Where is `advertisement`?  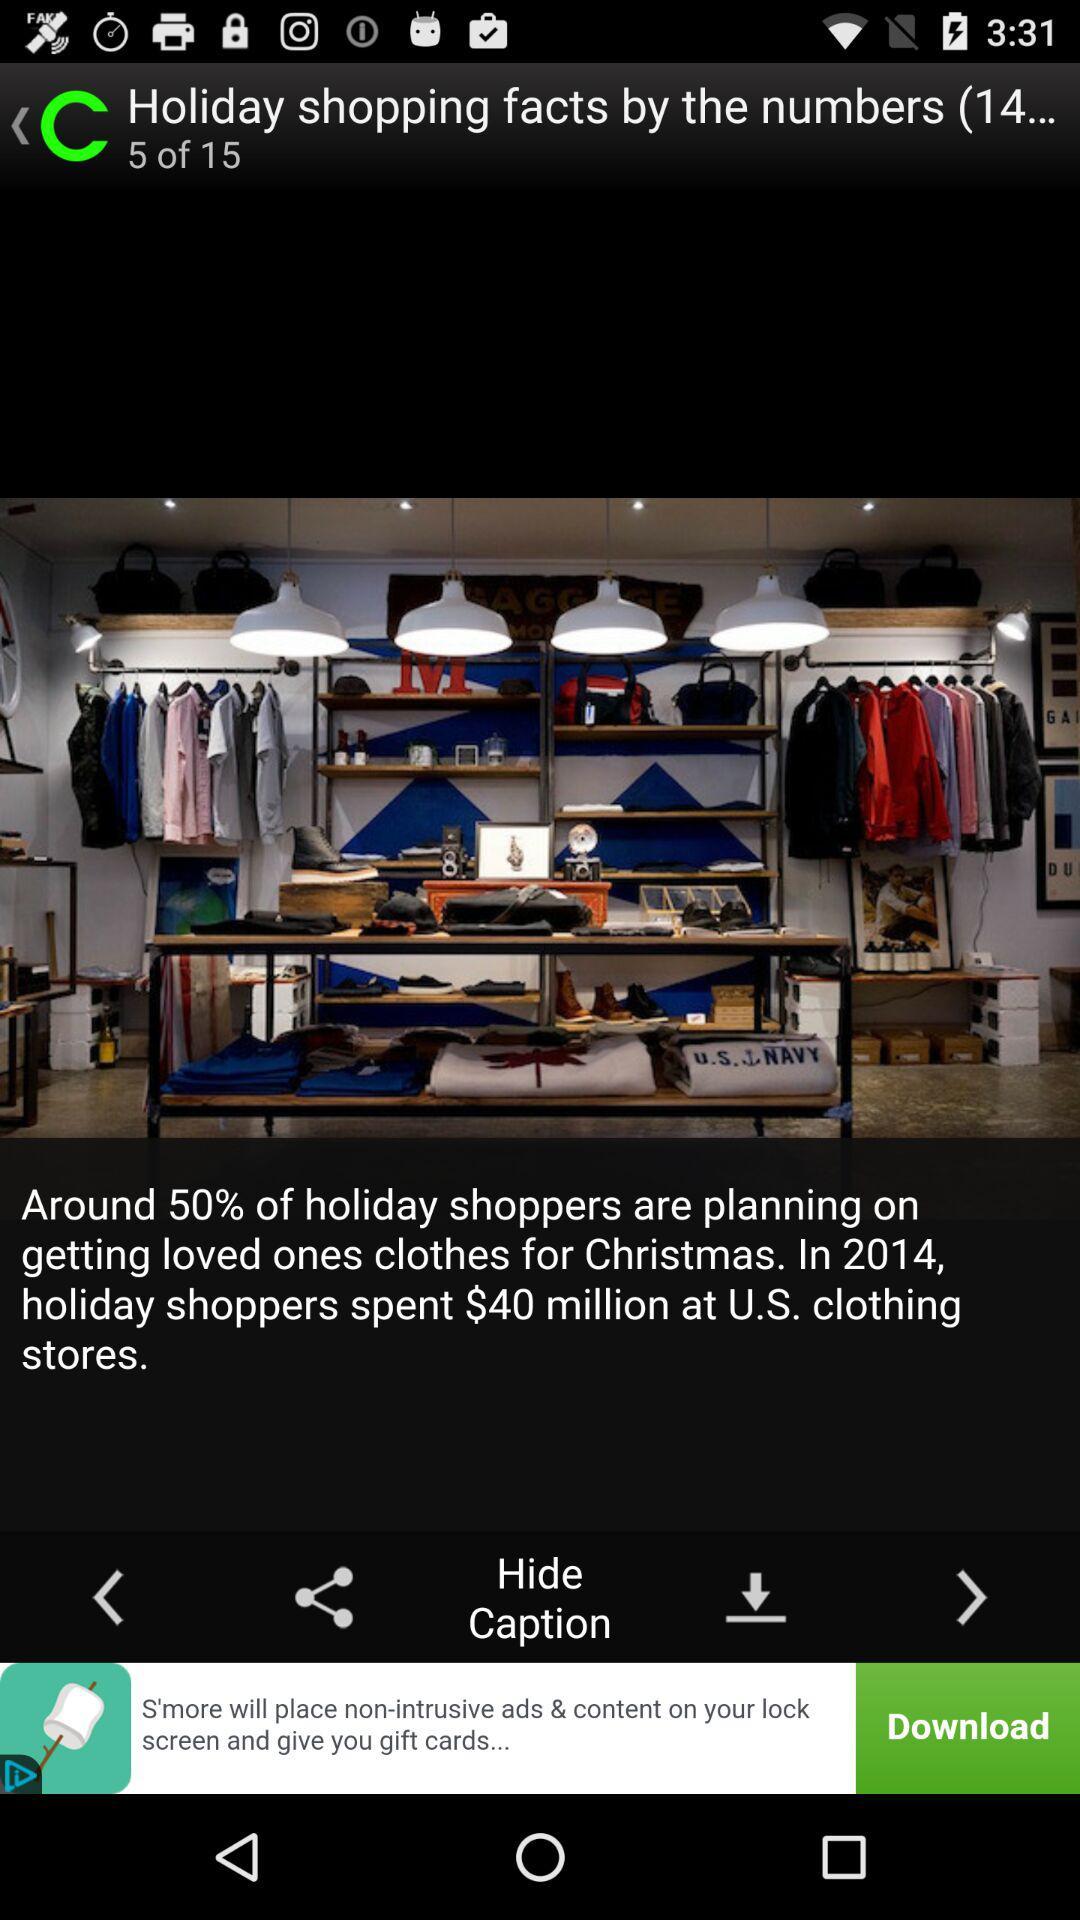 advertisement is located at coordinates (540, 1727).